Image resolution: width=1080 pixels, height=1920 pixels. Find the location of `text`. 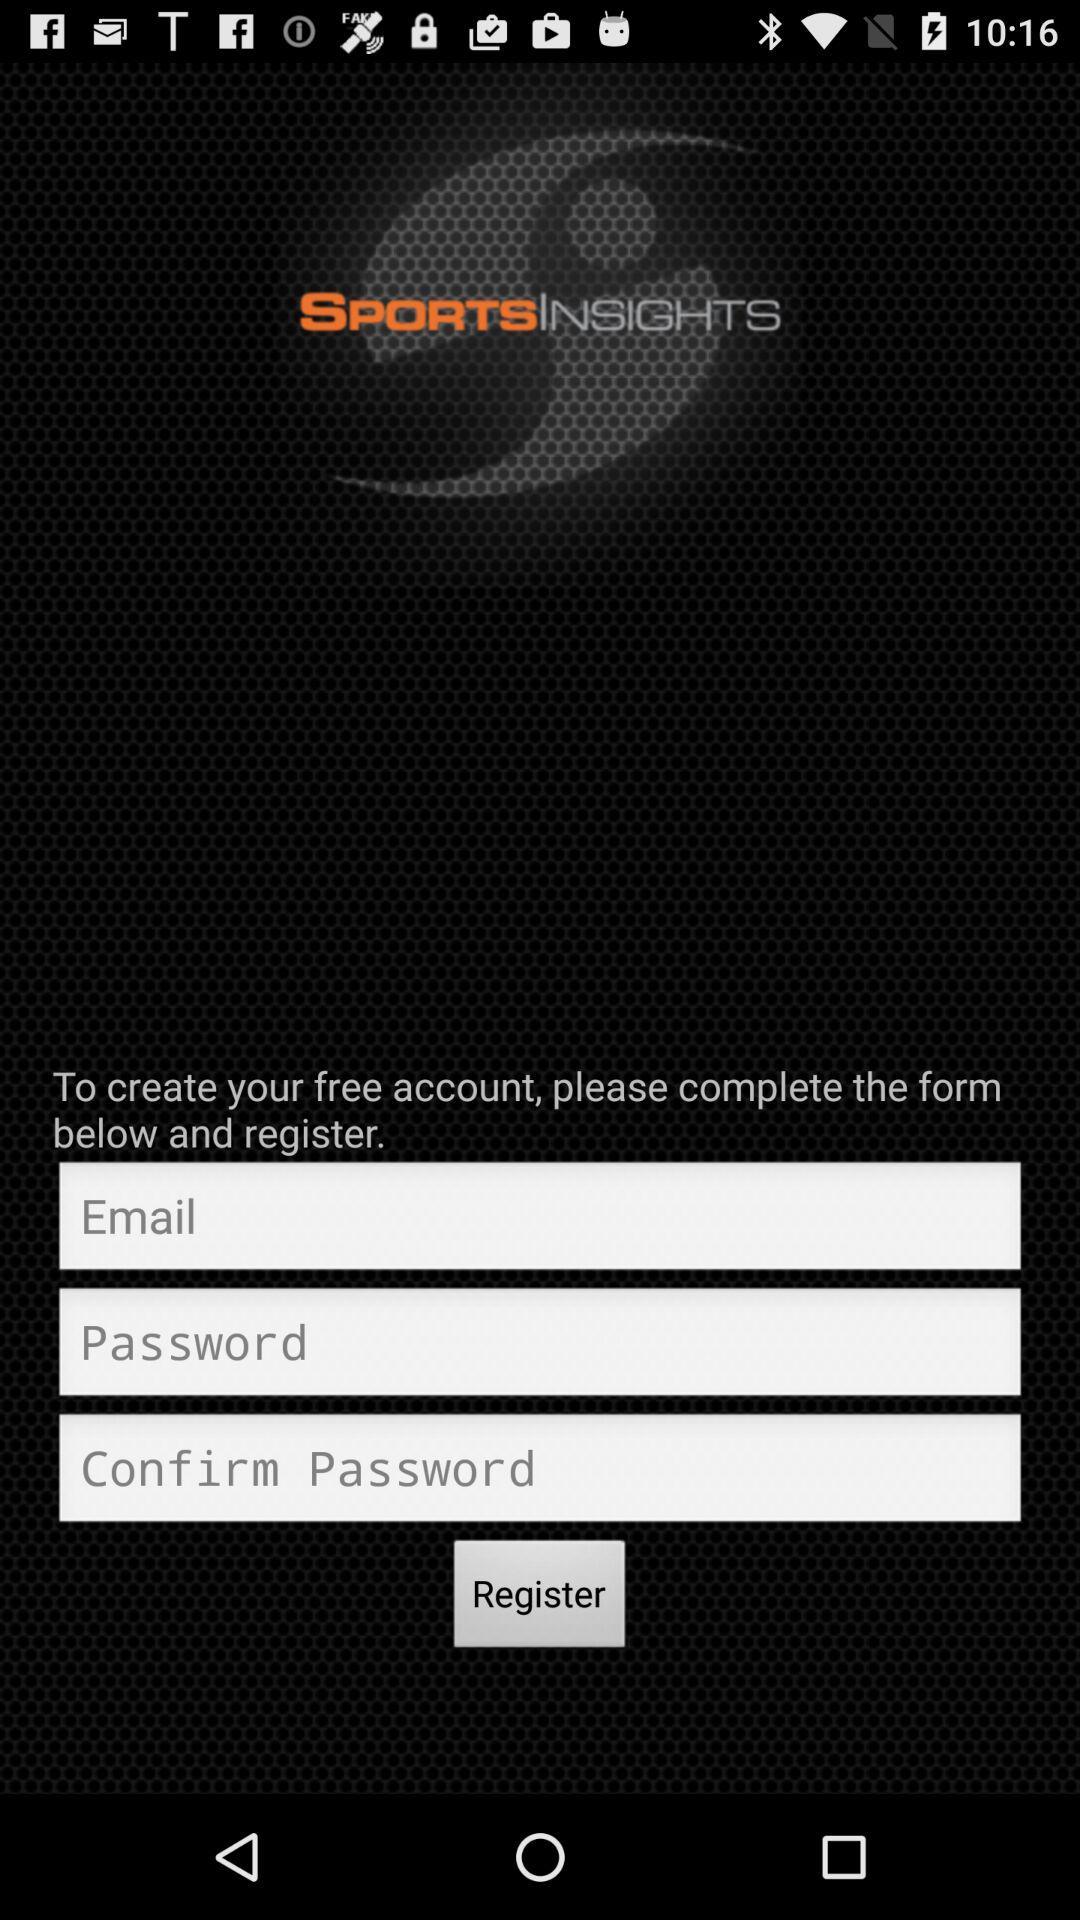

text is located at coordinates (540, 1473).